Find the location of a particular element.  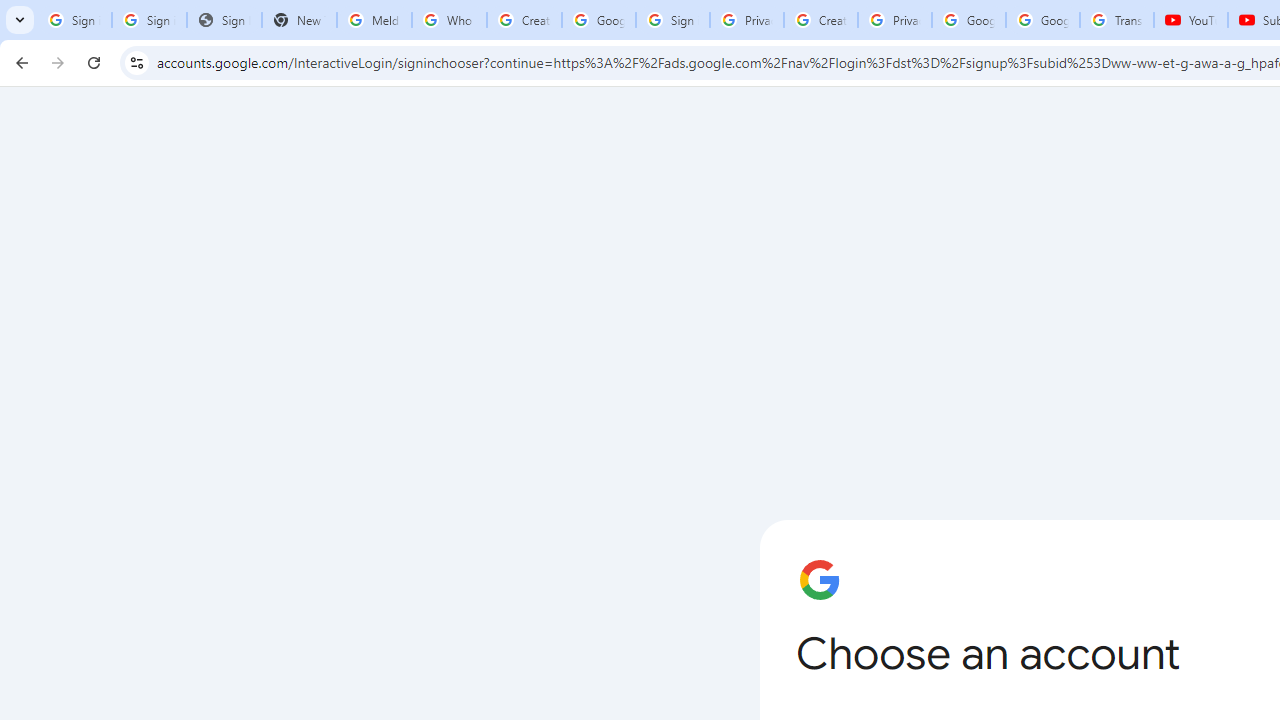

'Search tabs' is located at coordinates (20, 20).